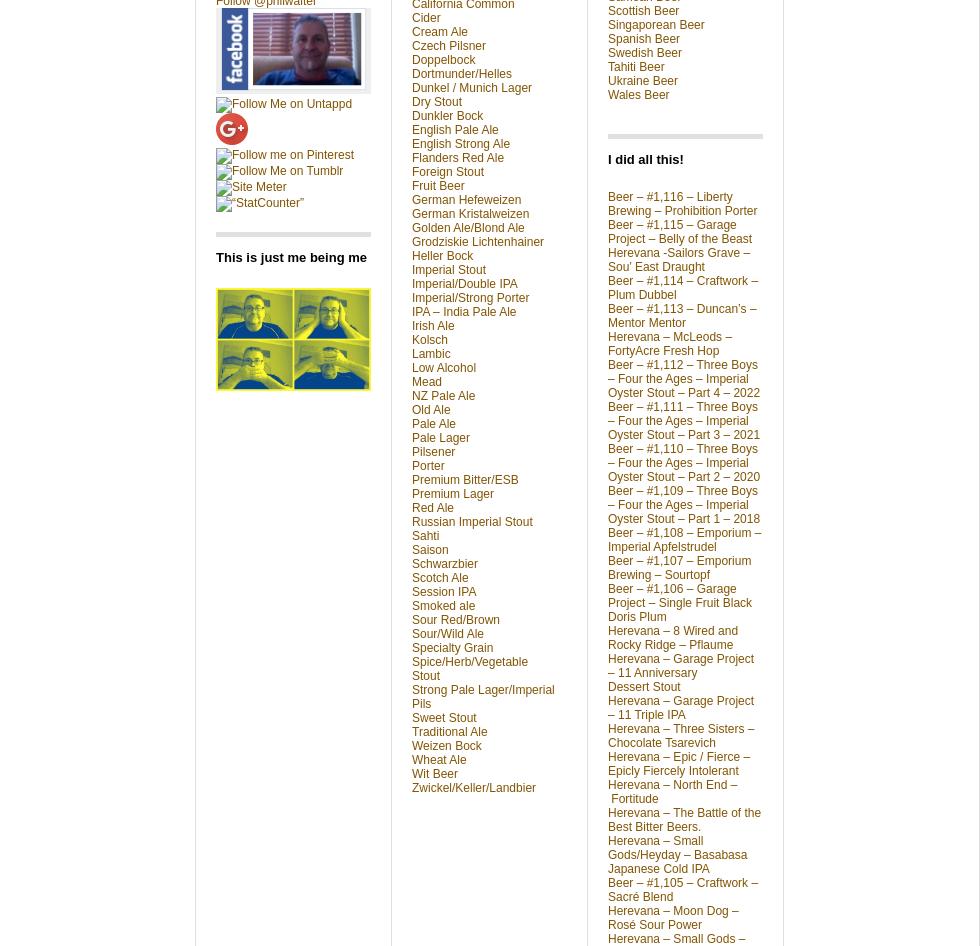  What do you see at coordinates (607, 791) in the screenshot?
I see `'Herevana – North End – Fortitude'` at bounding box center [607, 791].